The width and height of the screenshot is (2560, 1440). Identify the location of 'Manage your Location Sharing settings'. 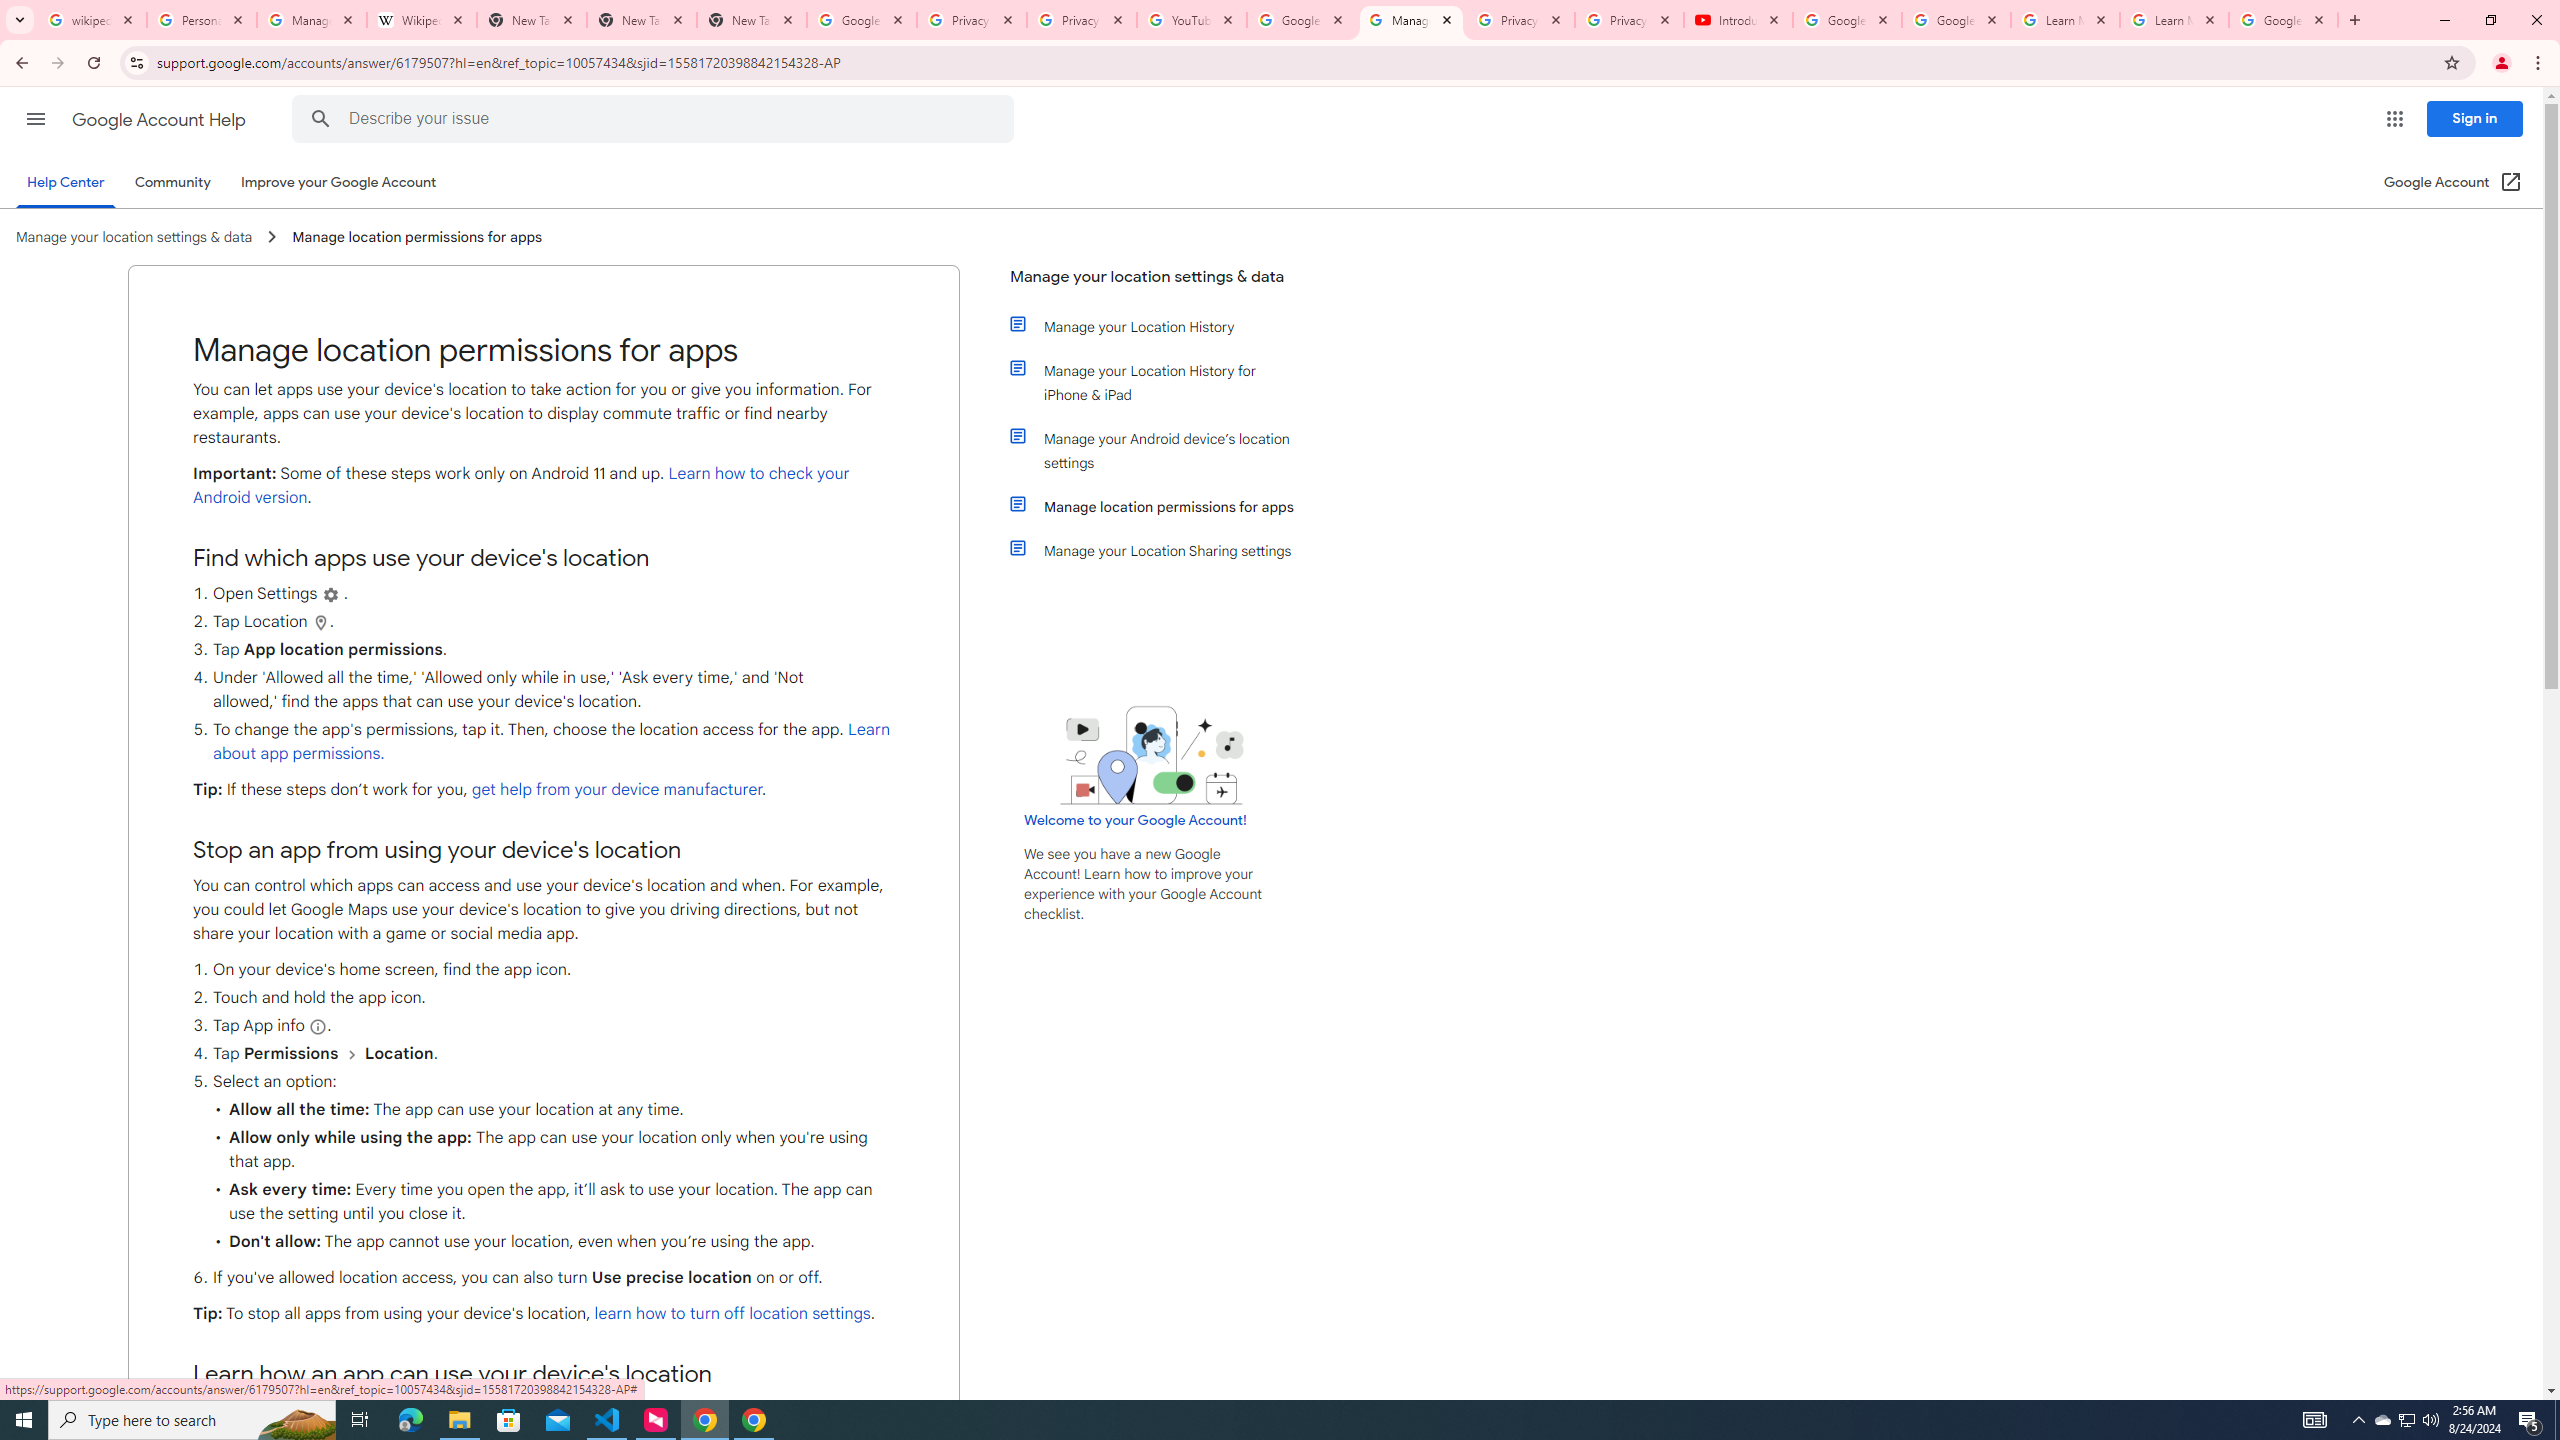
(1162, 549).